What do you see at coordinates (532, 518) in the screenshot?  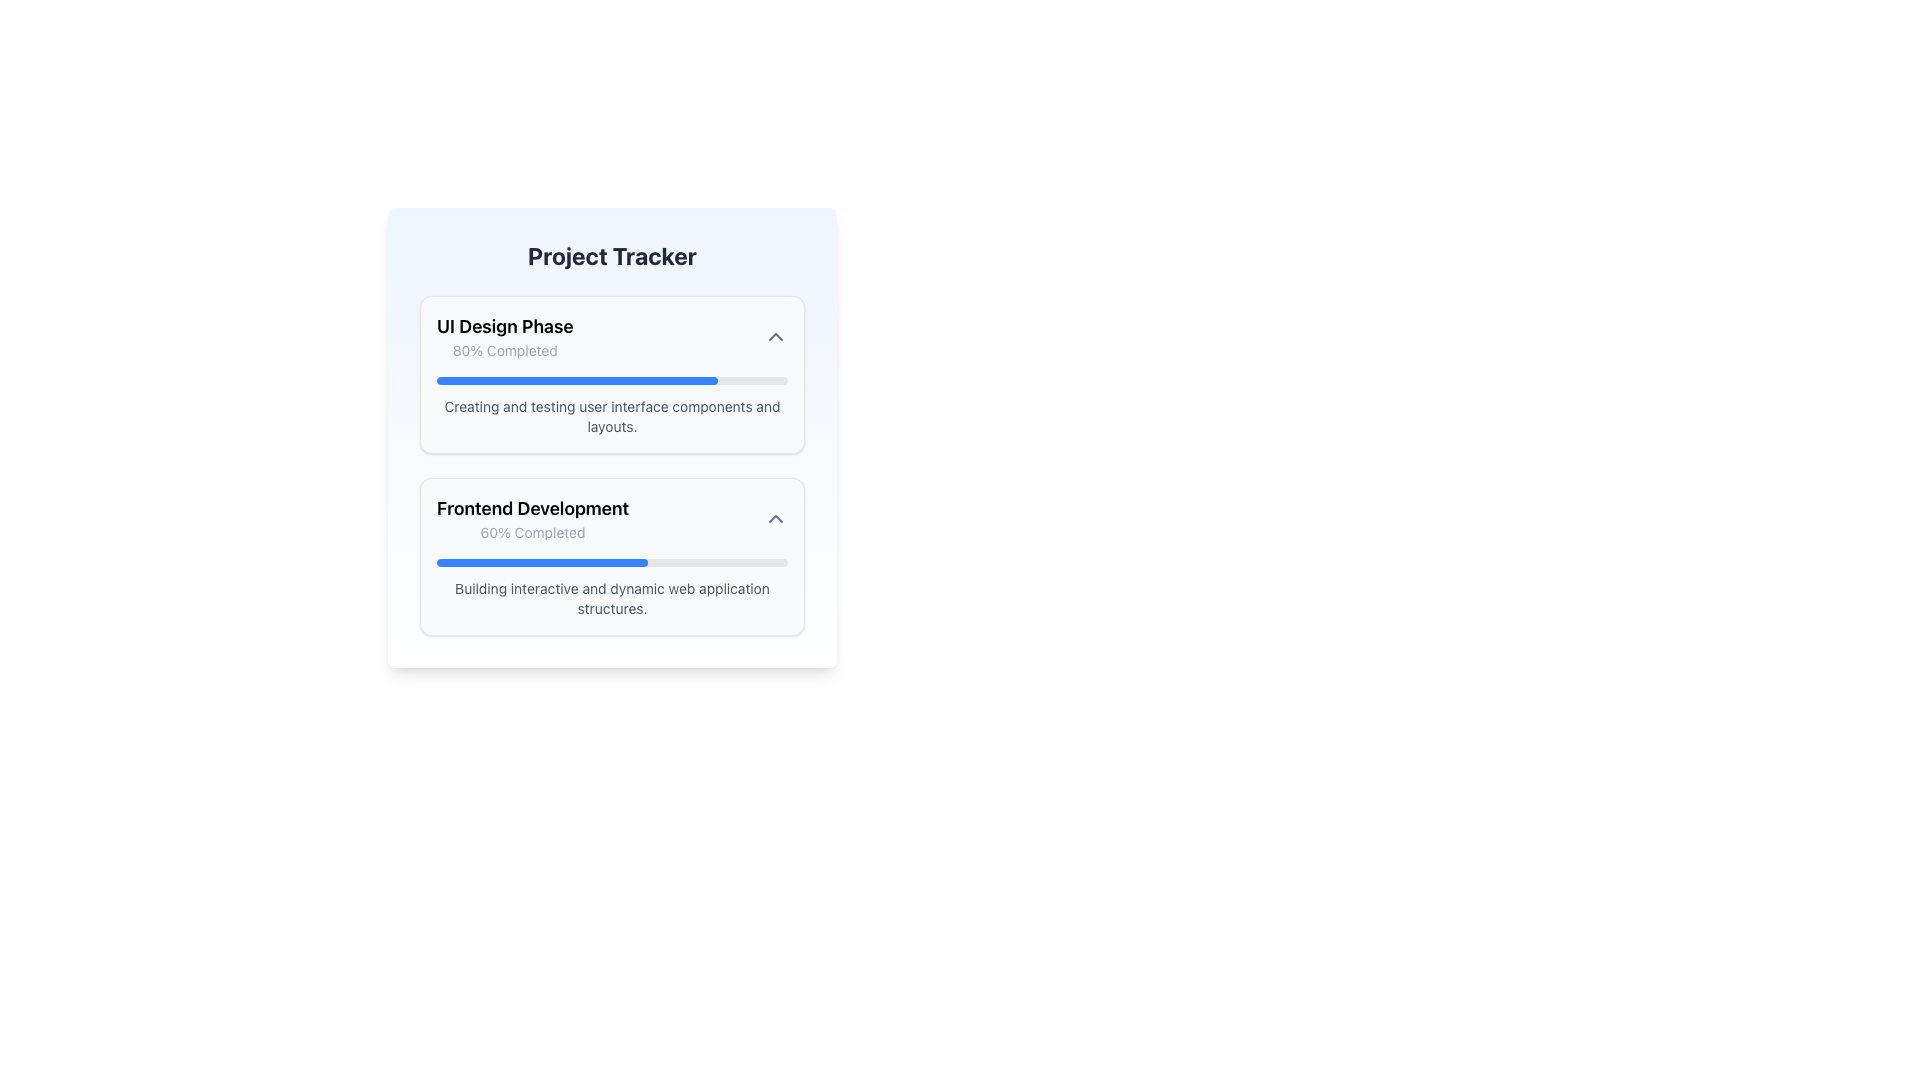 I see `text displayed in the Text Display element, which shows 'Frontend Development' and '60% Completed', located below the 'UI Design Phase' label and above a progress bar` at bounding box center [532, 518].